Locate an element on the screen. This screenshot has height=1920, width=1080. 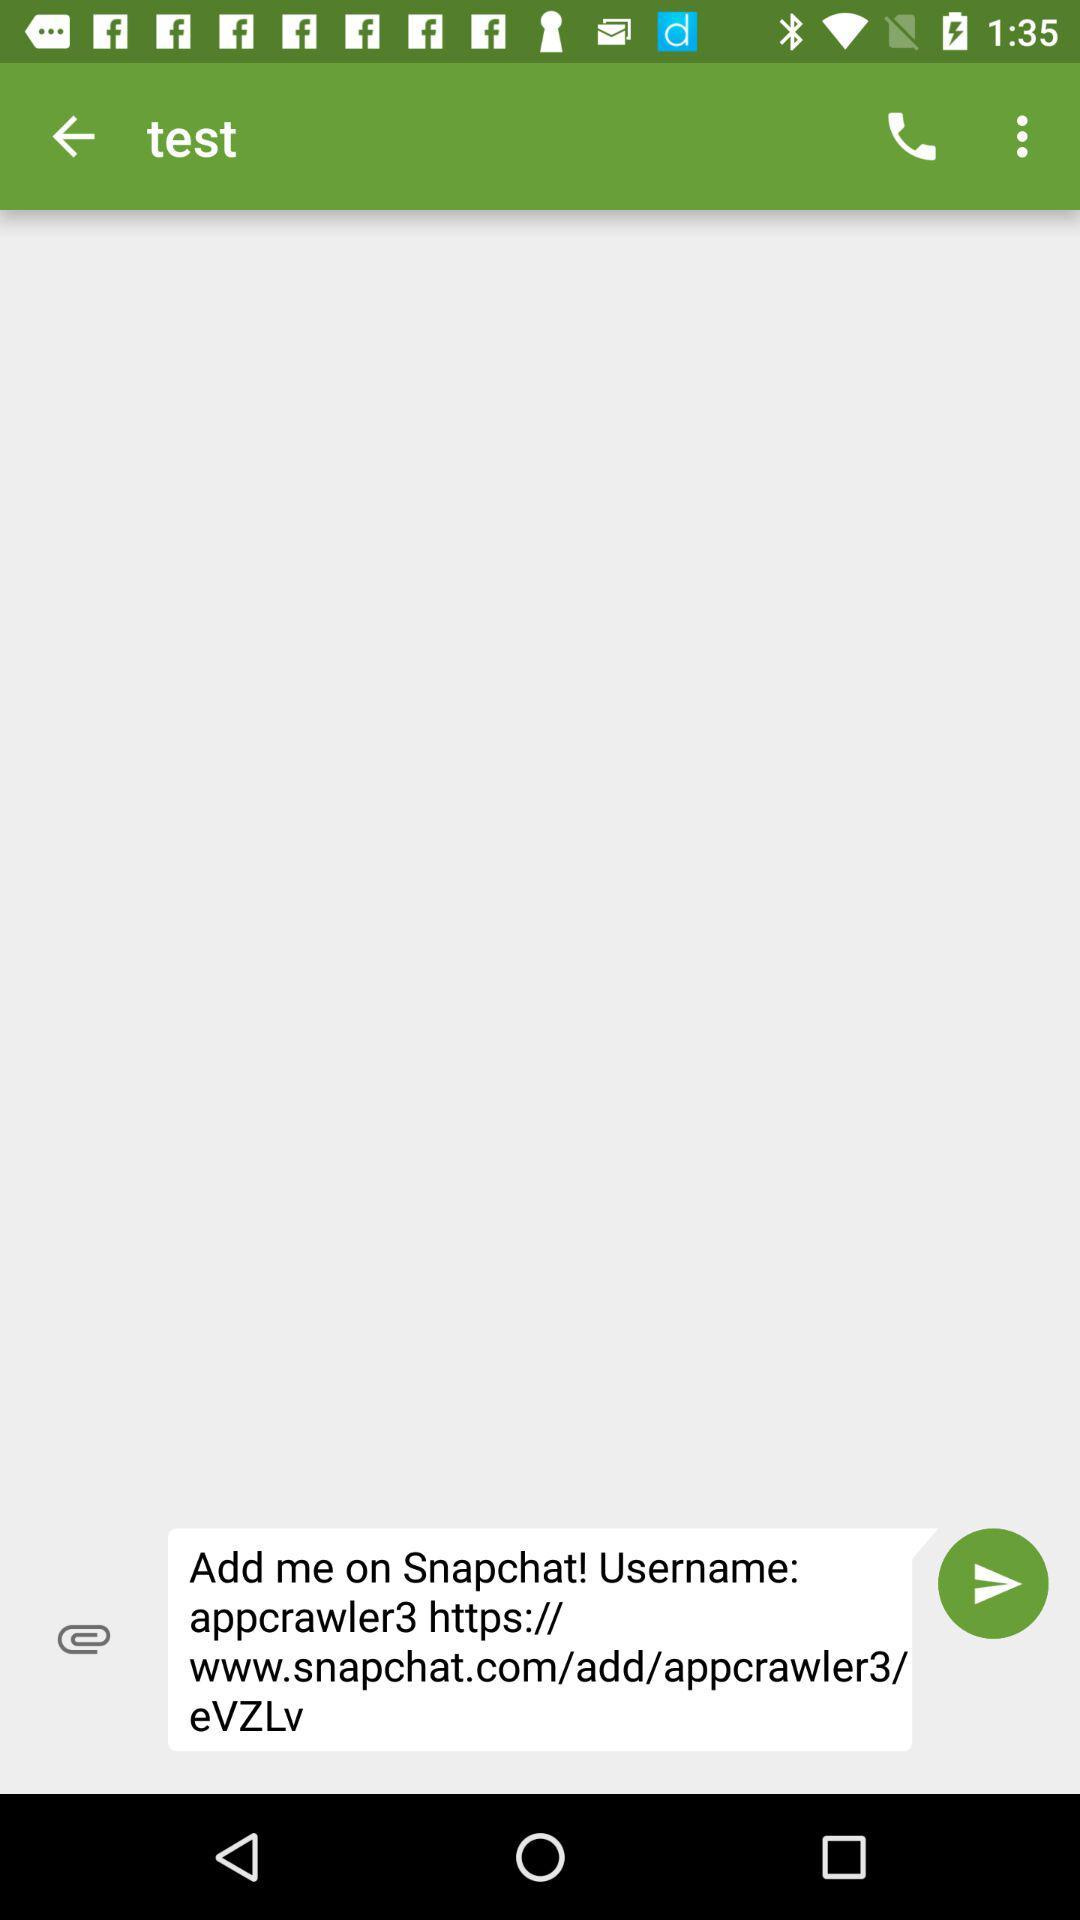
item to the right of test item is located at coordinates (911, 135).